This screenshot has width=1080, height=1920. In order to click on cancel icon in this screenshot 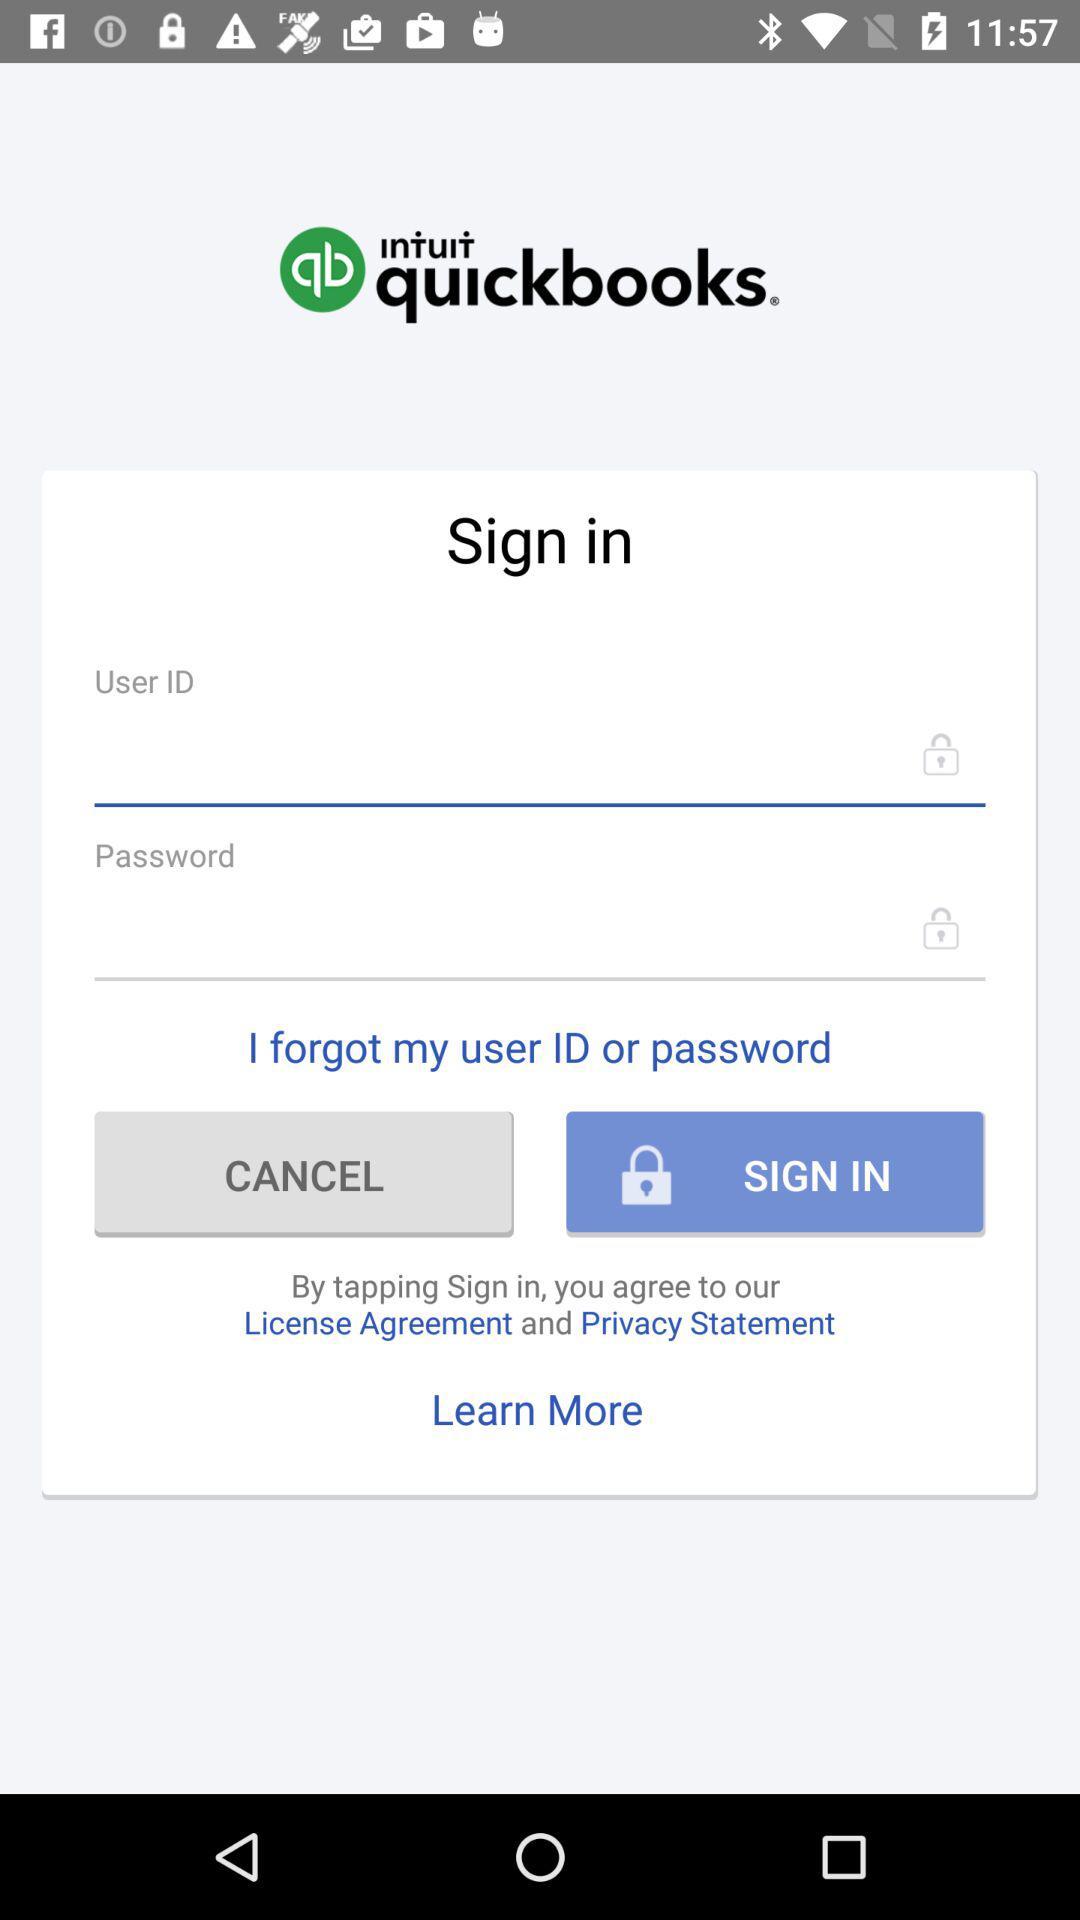, I will do `click(304, 1174)`.